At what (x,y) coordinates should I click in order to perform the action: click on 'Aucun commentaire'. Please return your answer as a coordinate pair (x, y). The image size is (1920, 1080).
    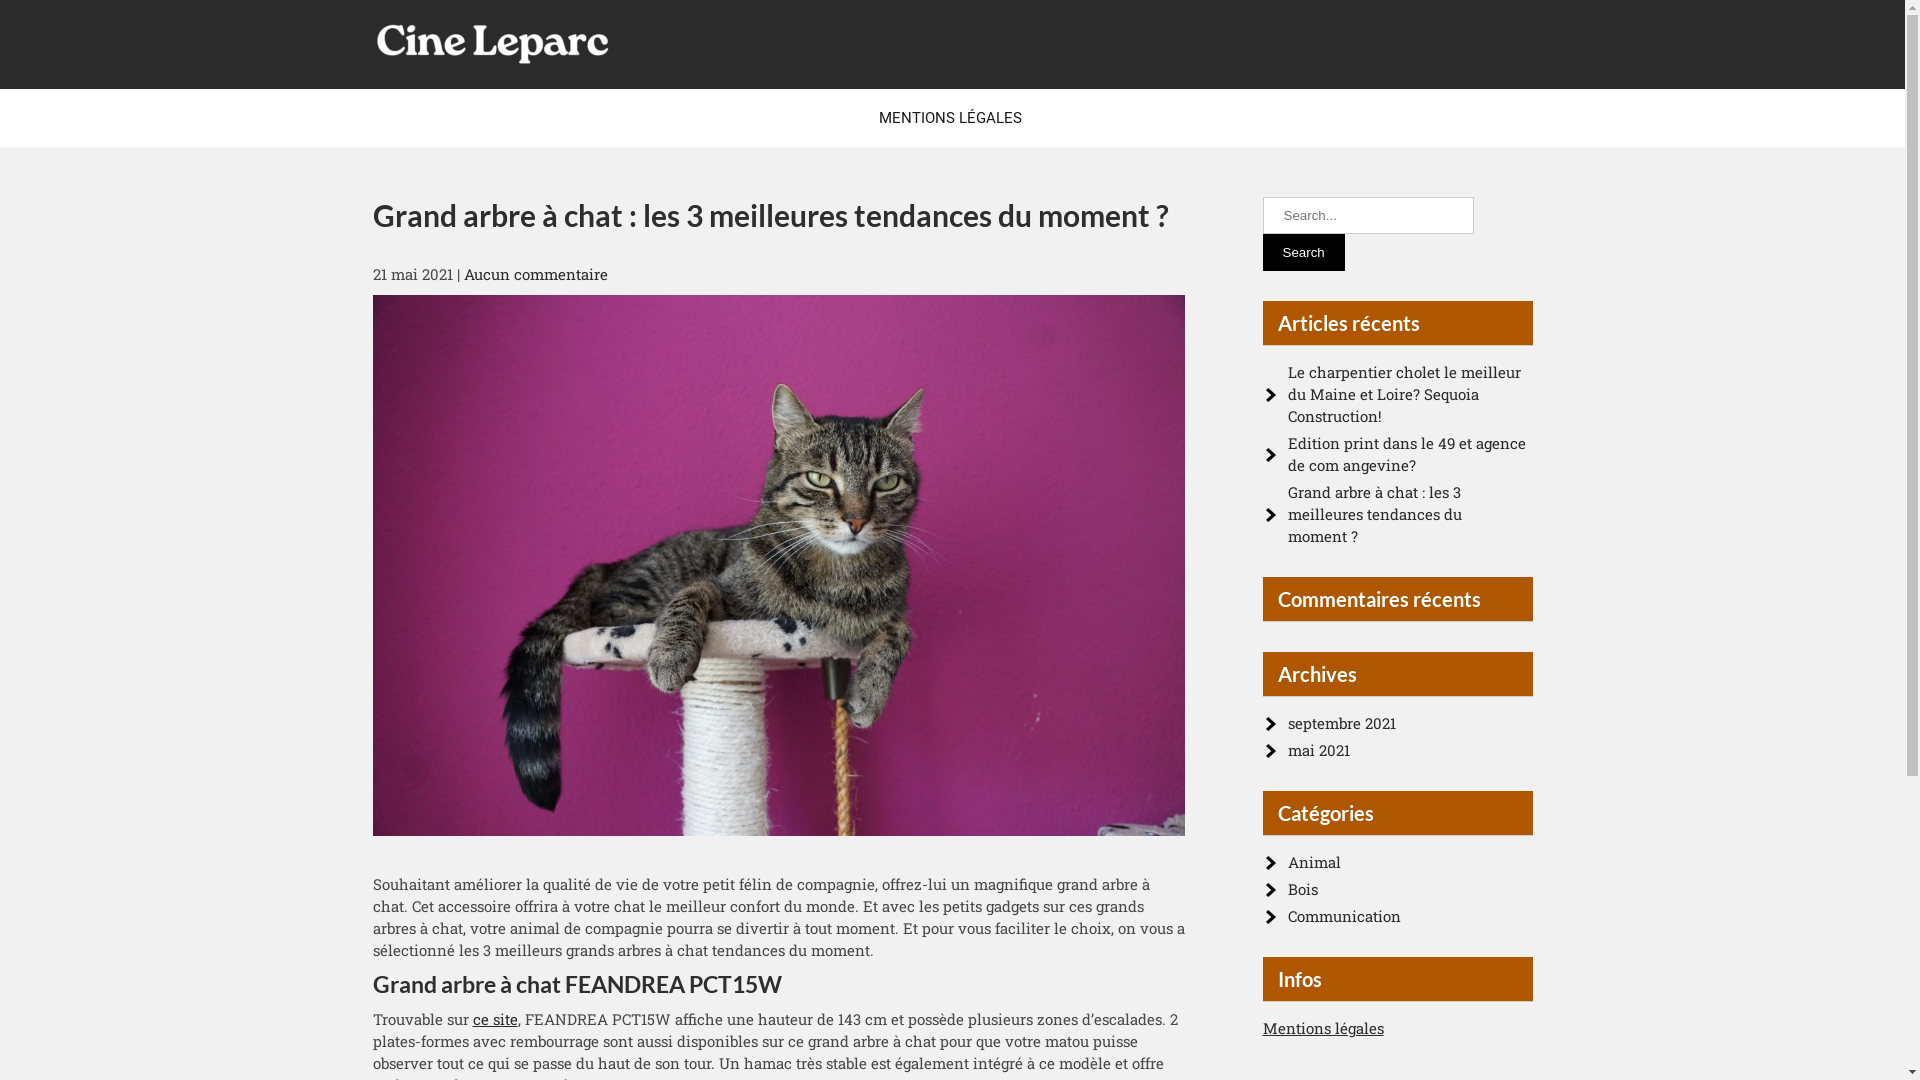
    Looking at the image, I should click on (463, 273).